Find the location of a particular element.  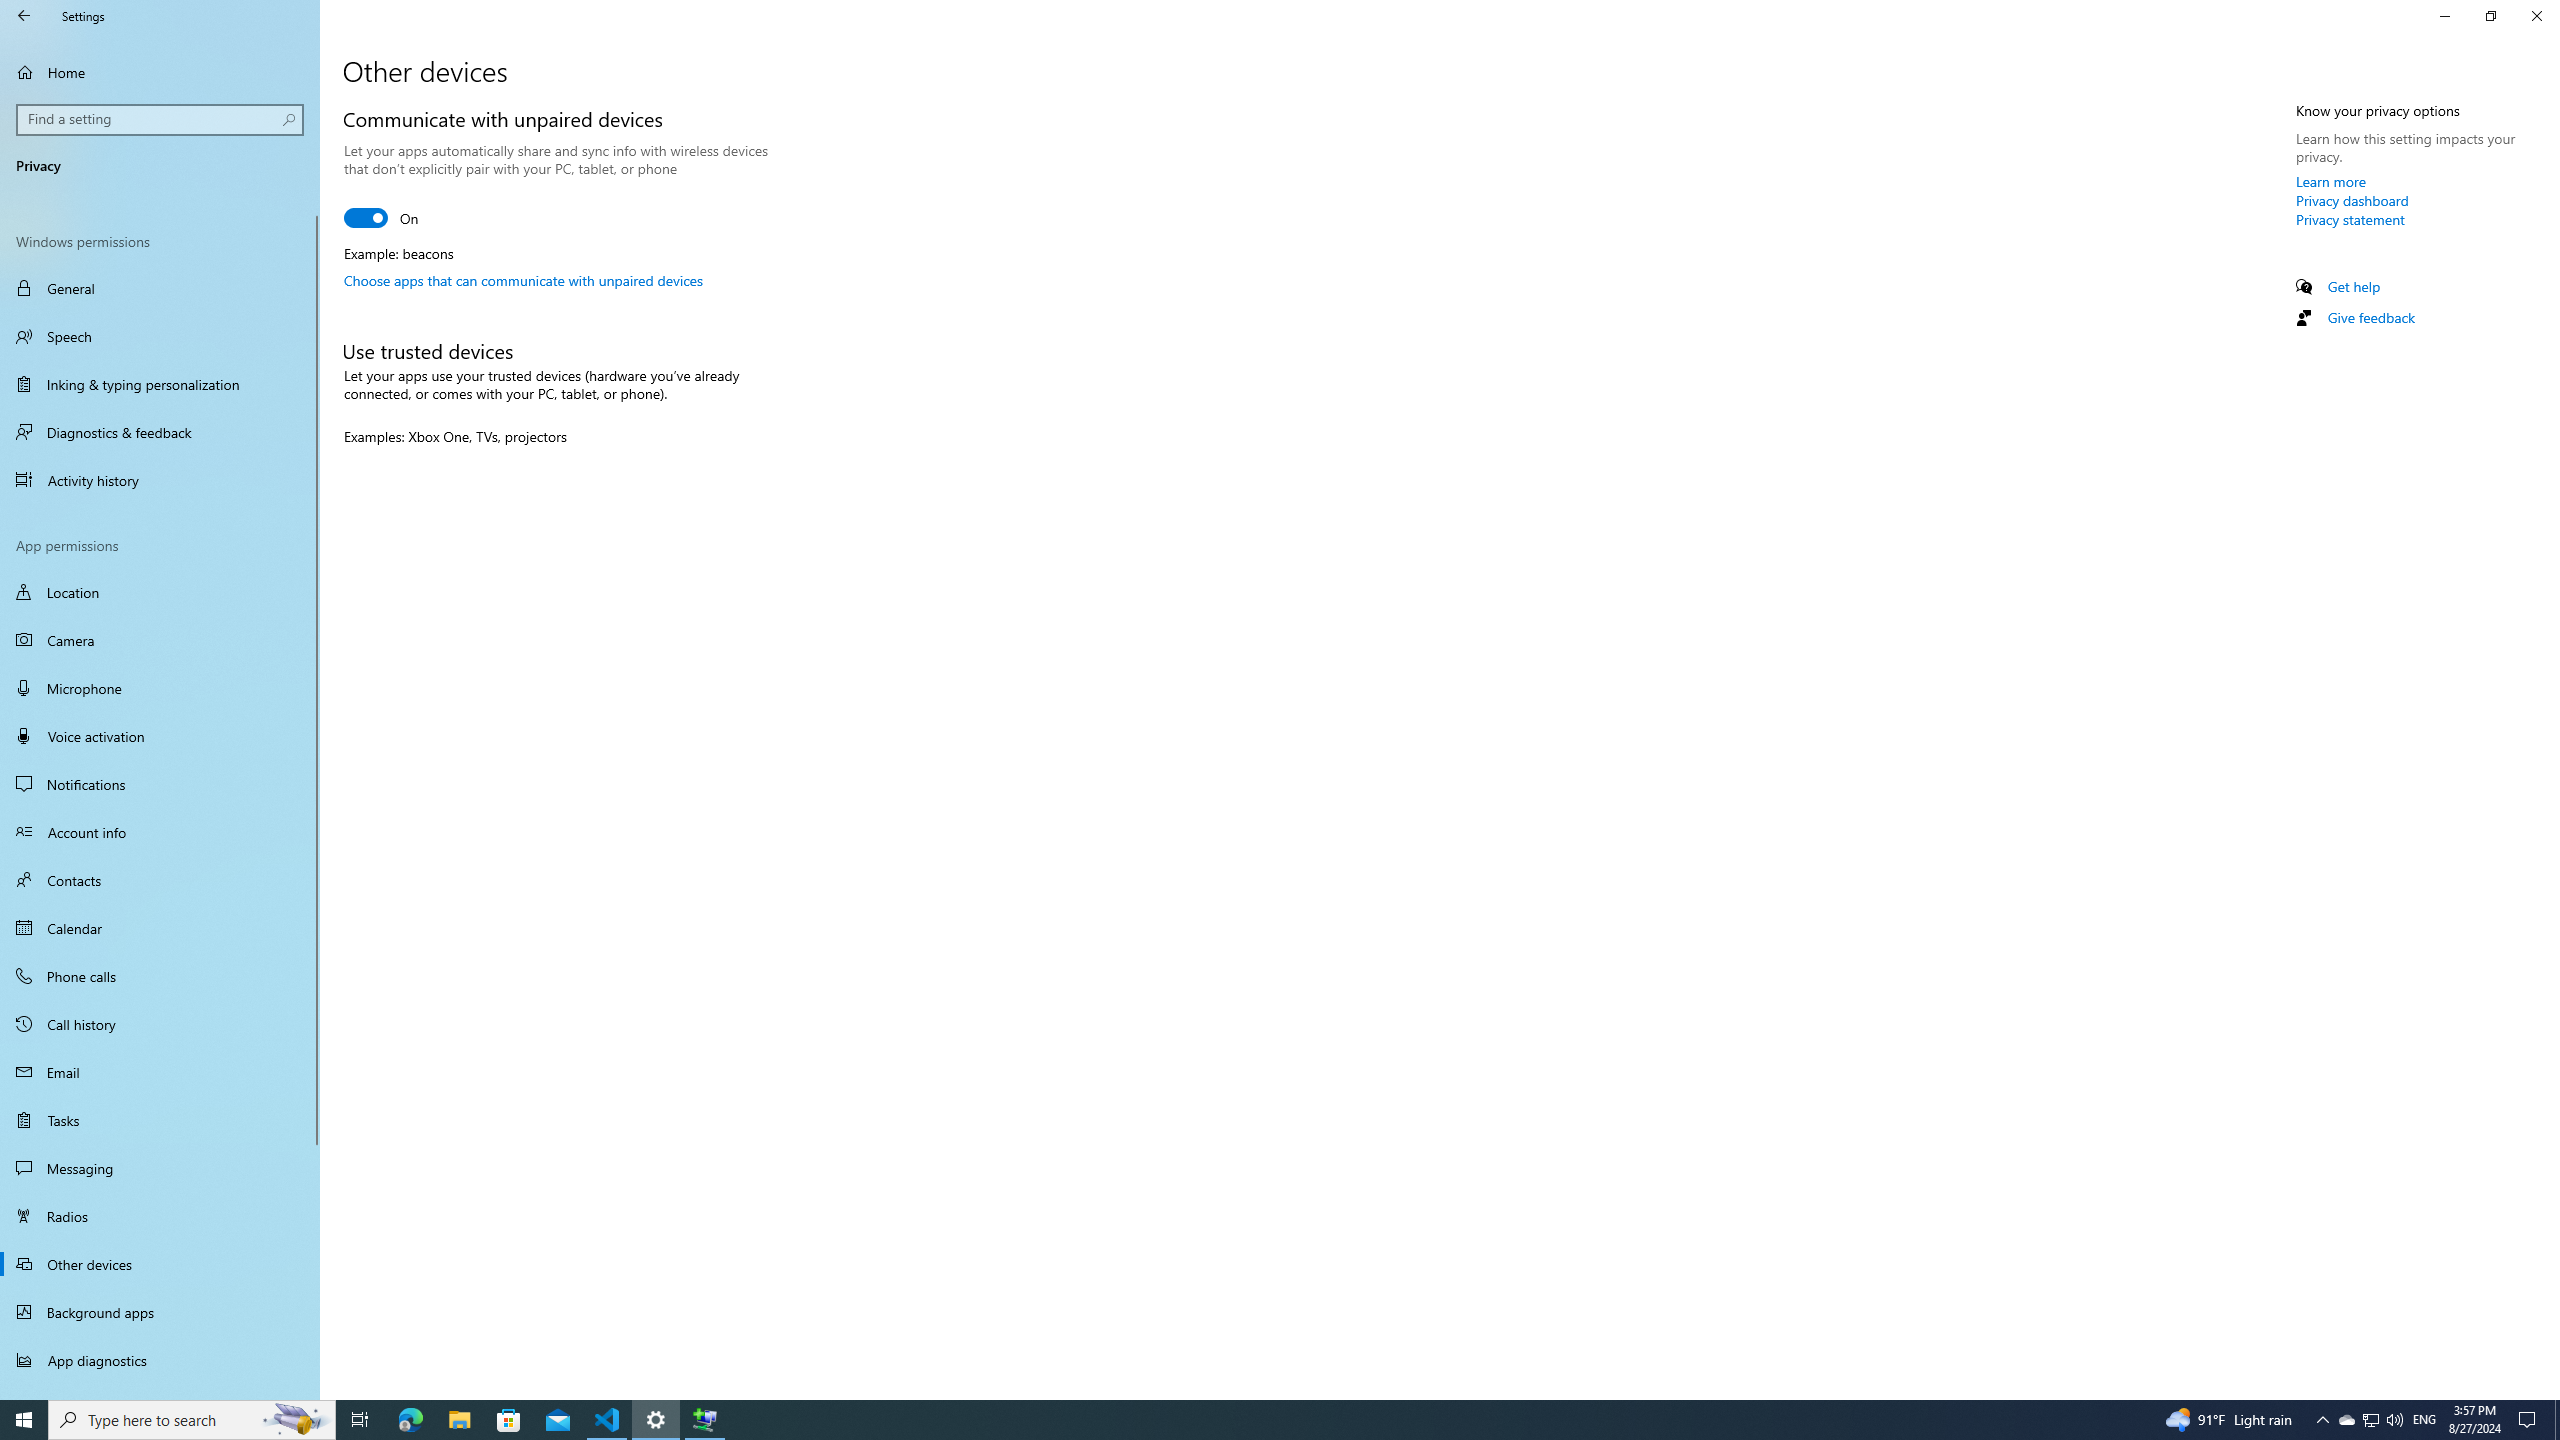

'Speech' is located at coordinates (159, 336).